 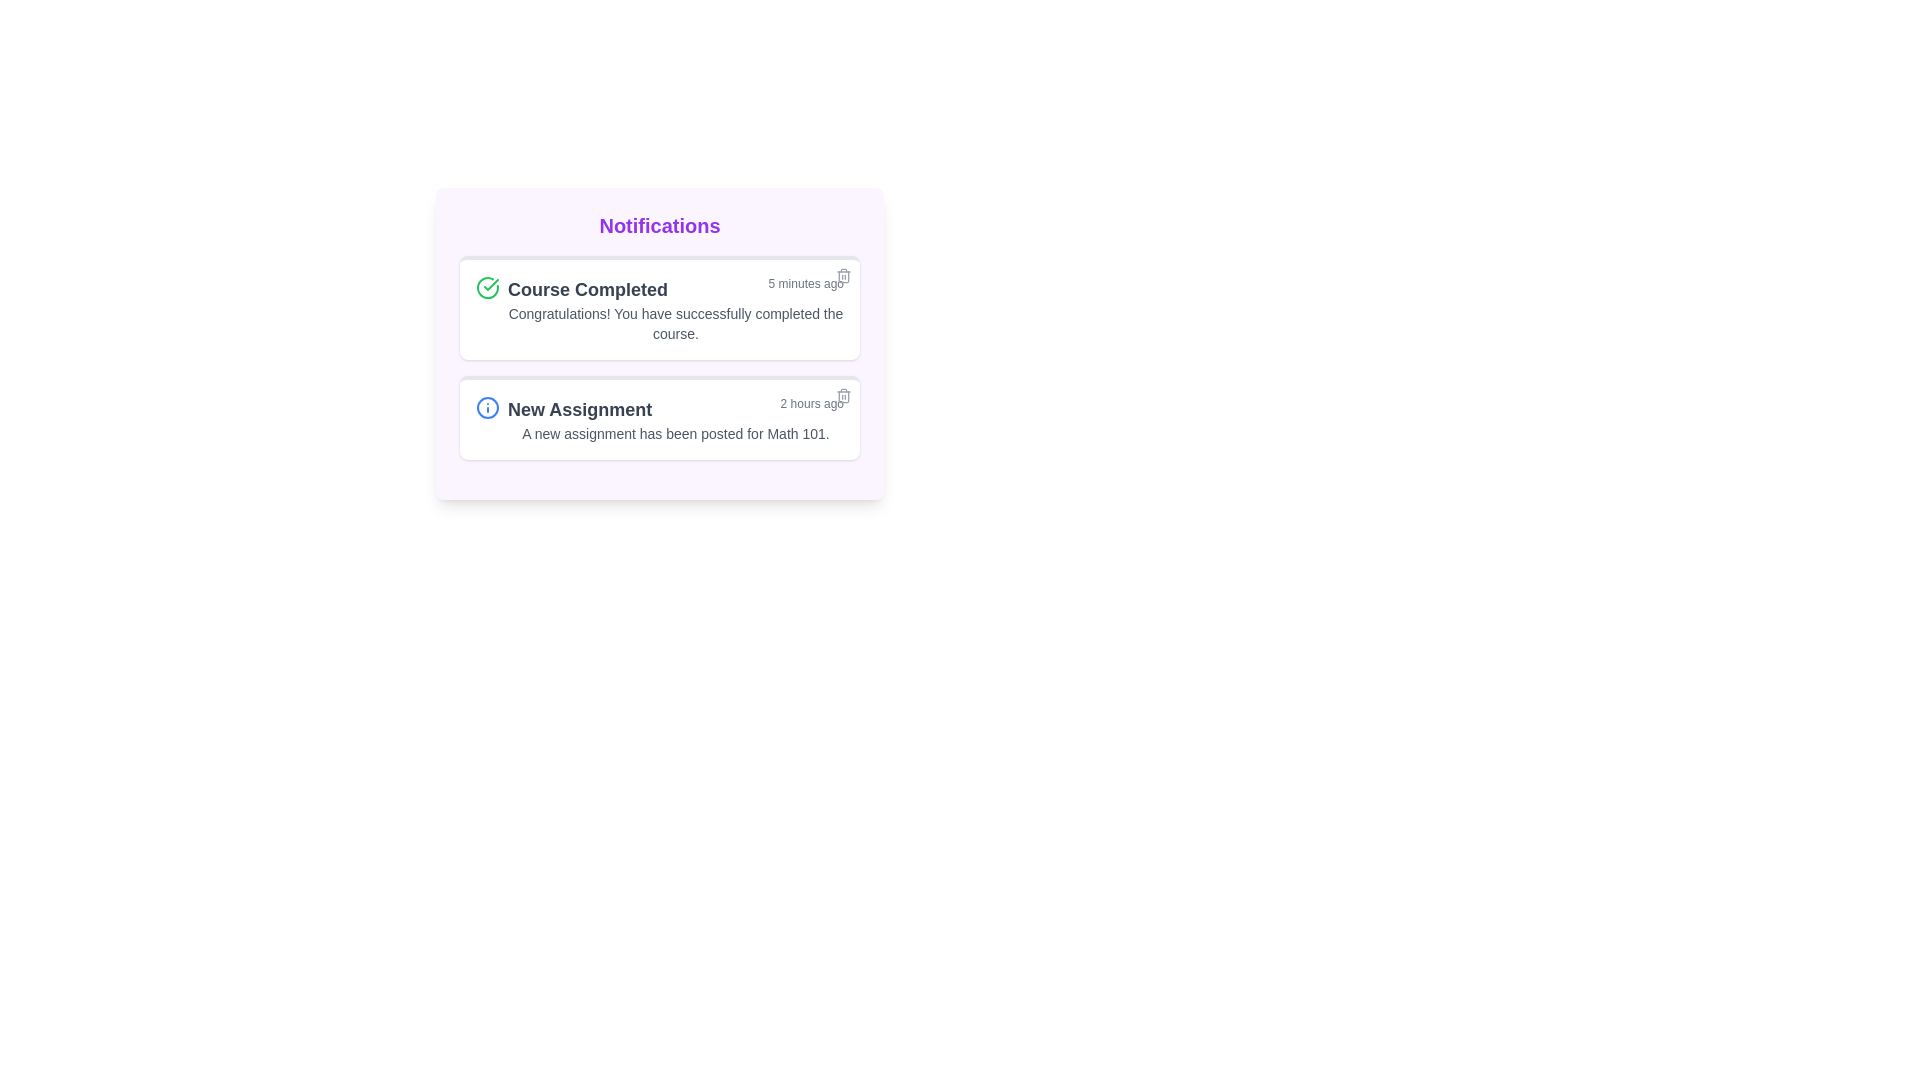 I want to click on the completion icon located to the far left of the 'Course Completed' notification, which is the top entry in the panel listing notifications, so click(x=488, y=288).